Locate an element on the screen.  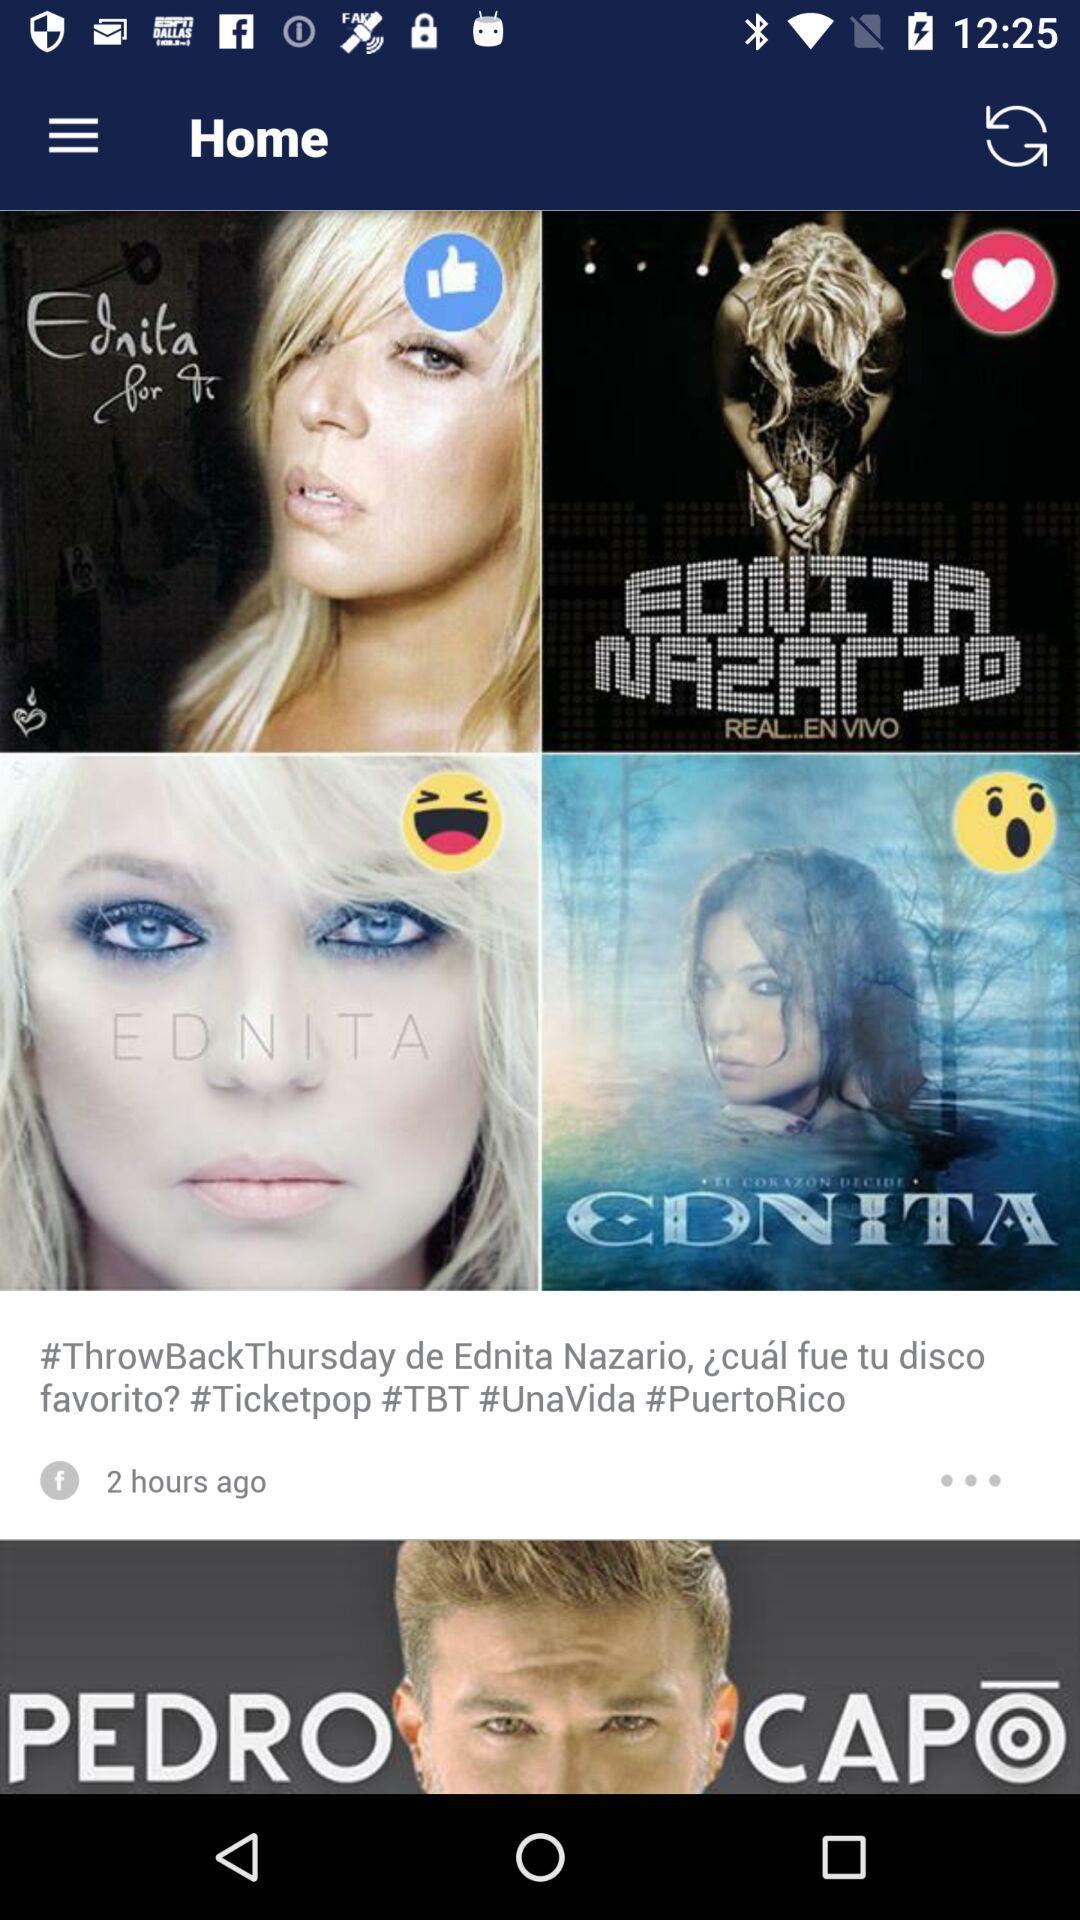
the throwbackthursday de ednita item is located at coordinates (540, 1375).